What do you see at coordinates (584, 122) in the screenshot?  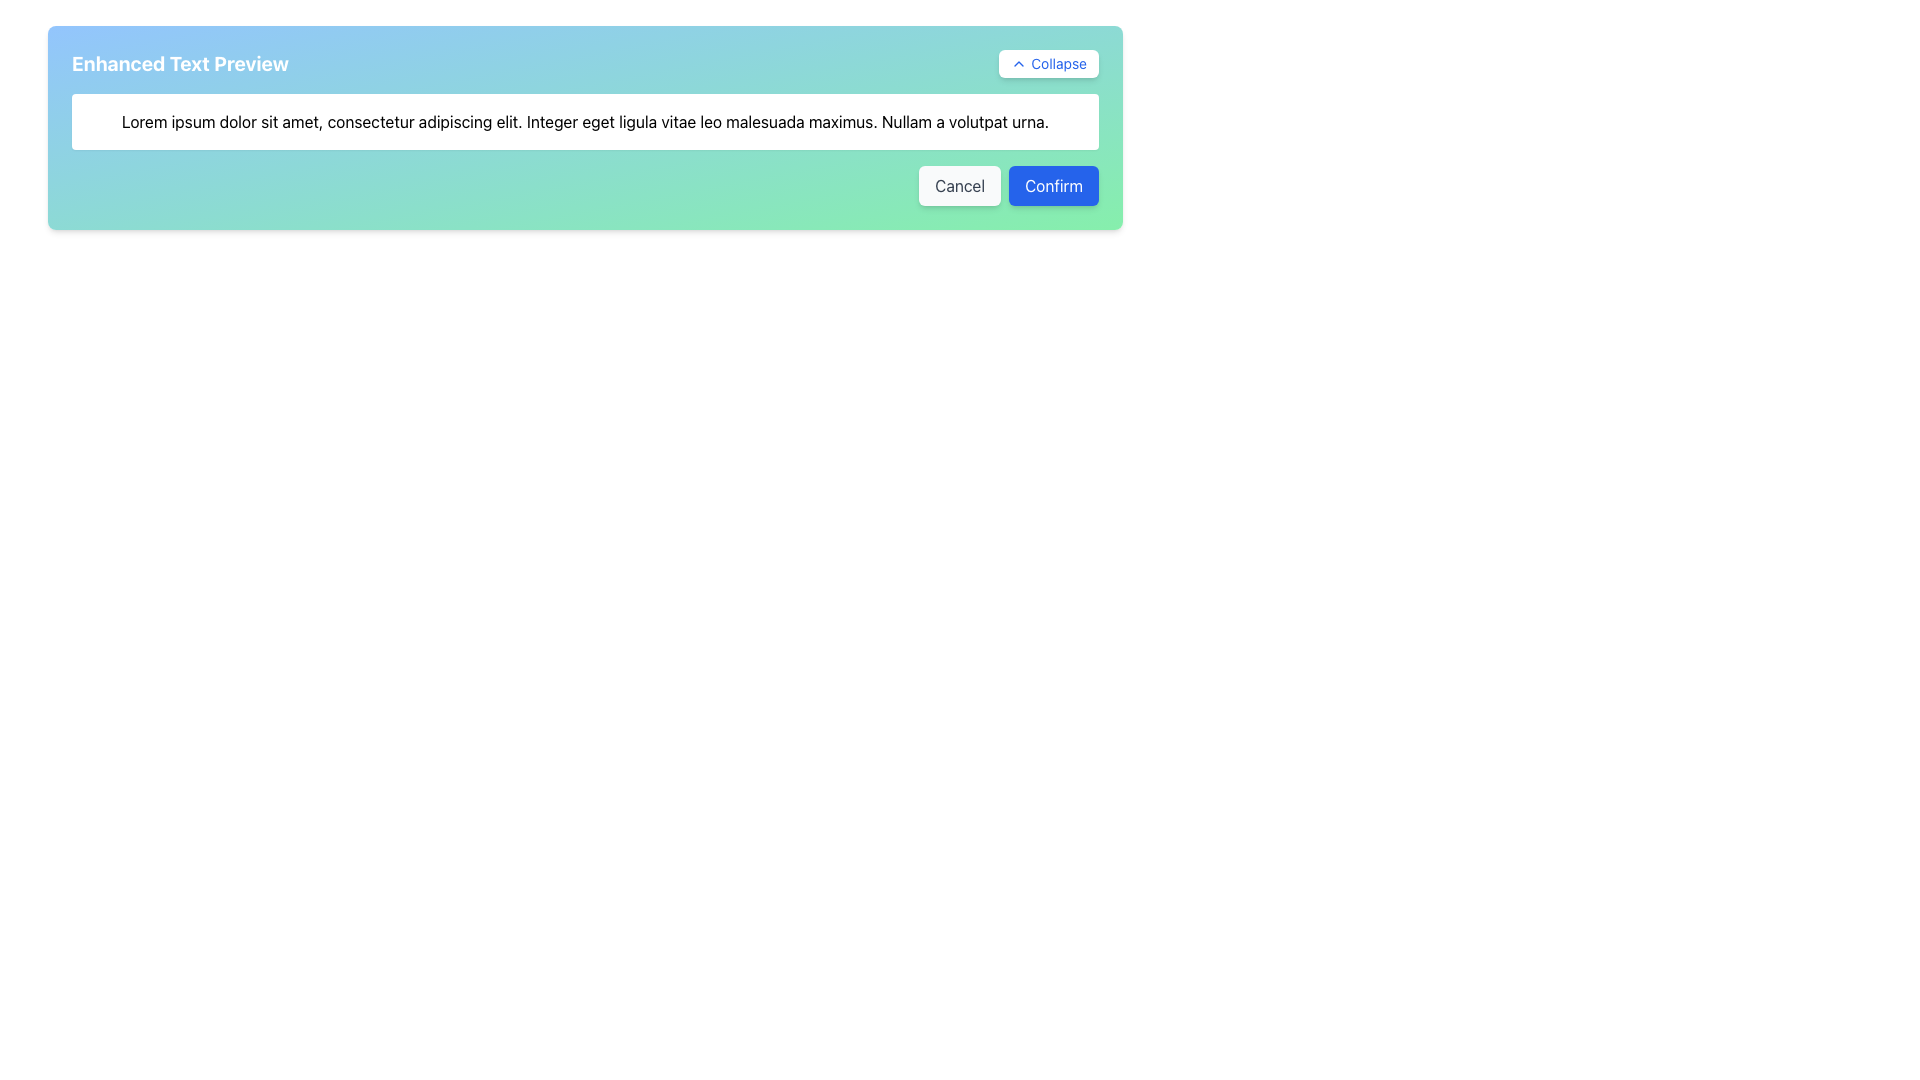 I see `text displayed in the Text Display element located beneath the 'Enhanced Text Preview' section, which contains the content 'Lorem ipsum dolor sit amet, consectetur adipiscing elit. Integer eget ligula vitae leo malesuada maximus. Nullam a volutpat urna.'` at bounding box center [584, 122].